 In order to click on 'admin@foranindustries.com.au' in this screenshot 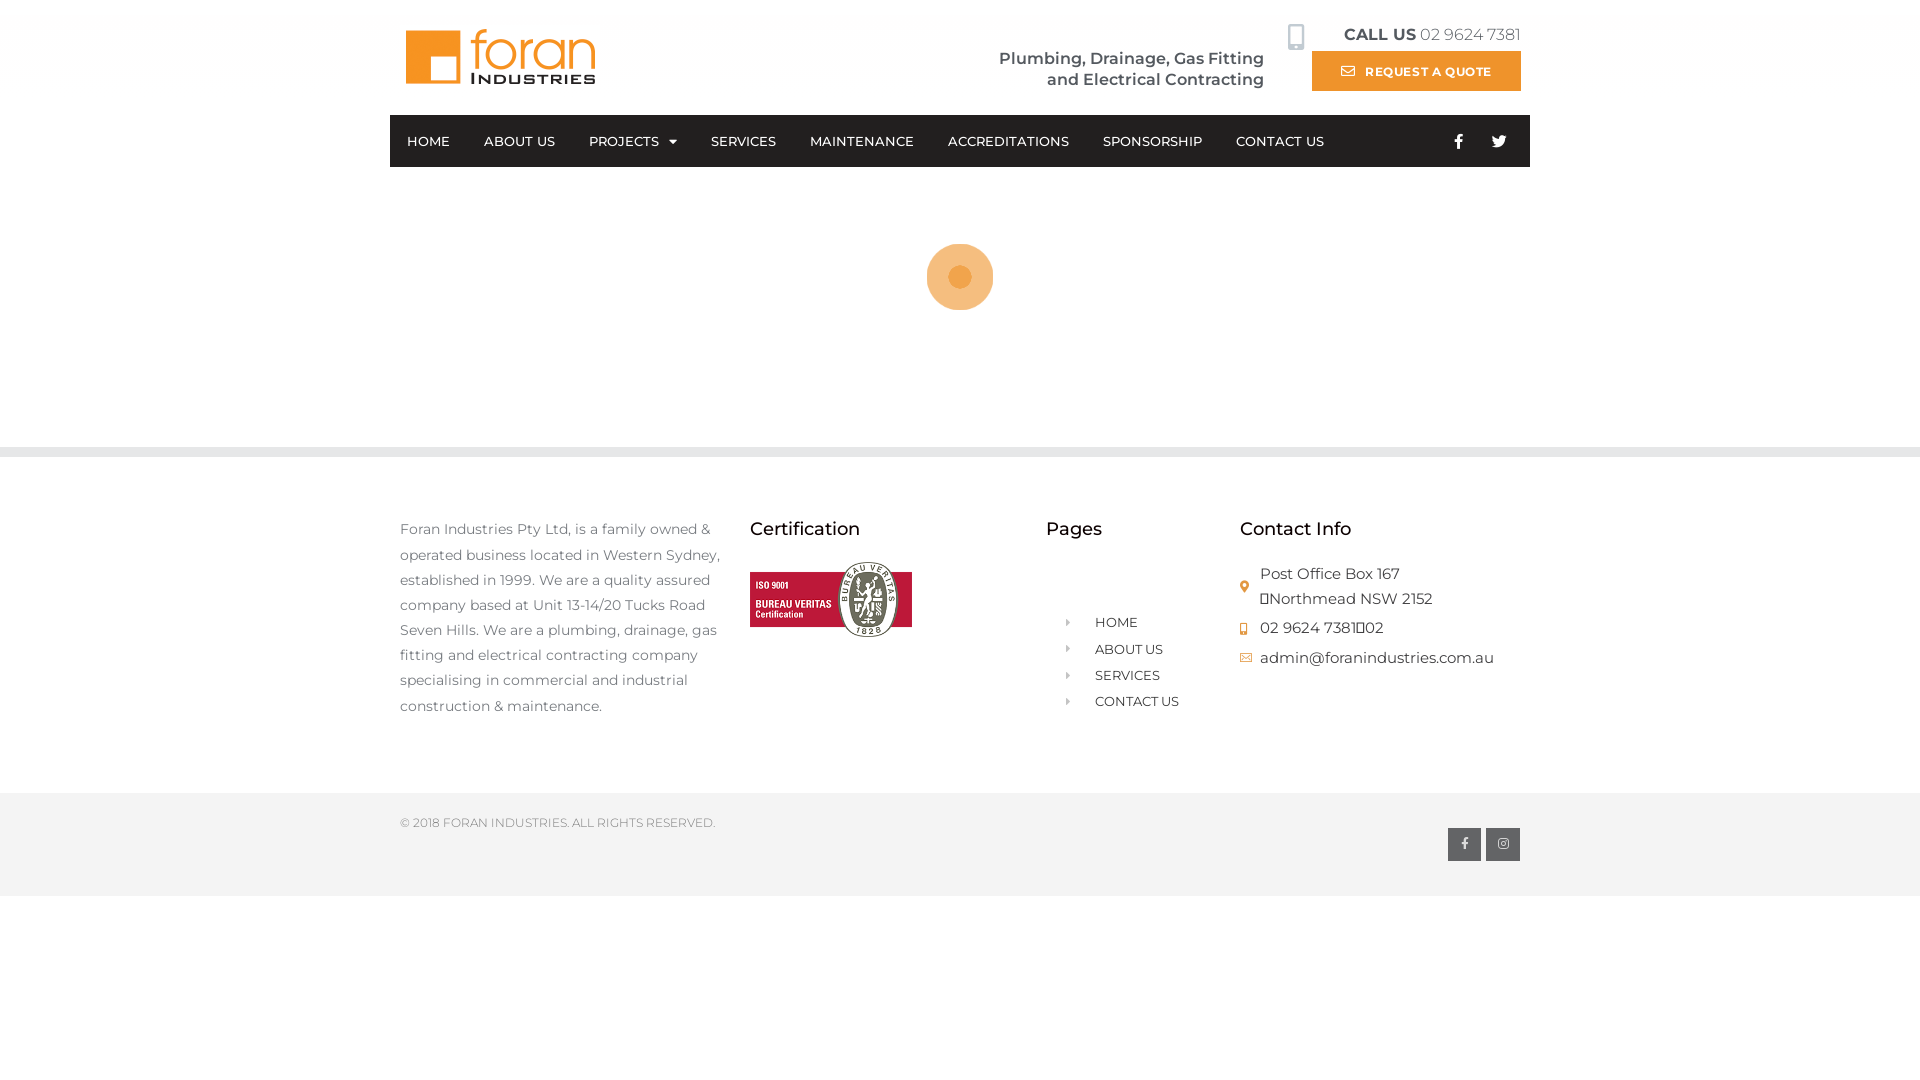, I will do `click(1379, 658)`.